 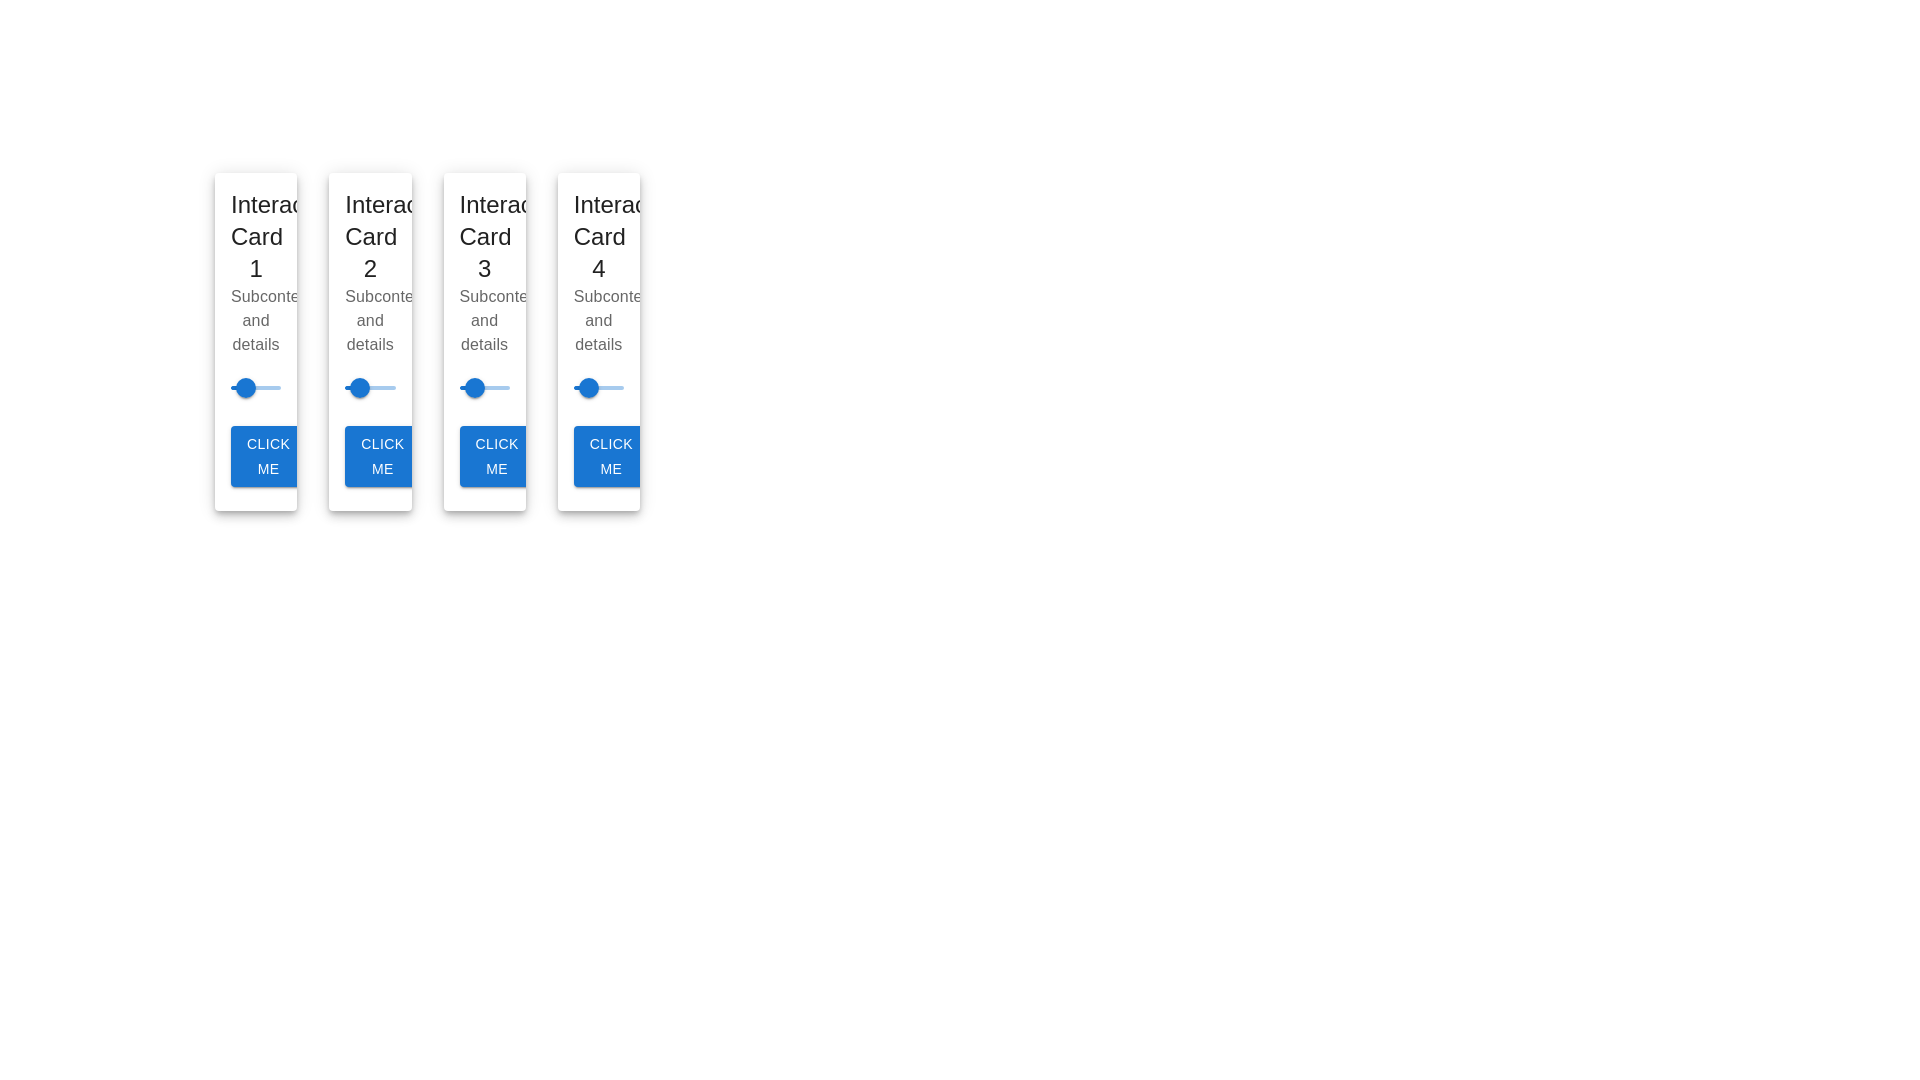 I want to click on the slider value, so click(x=477, y=388).